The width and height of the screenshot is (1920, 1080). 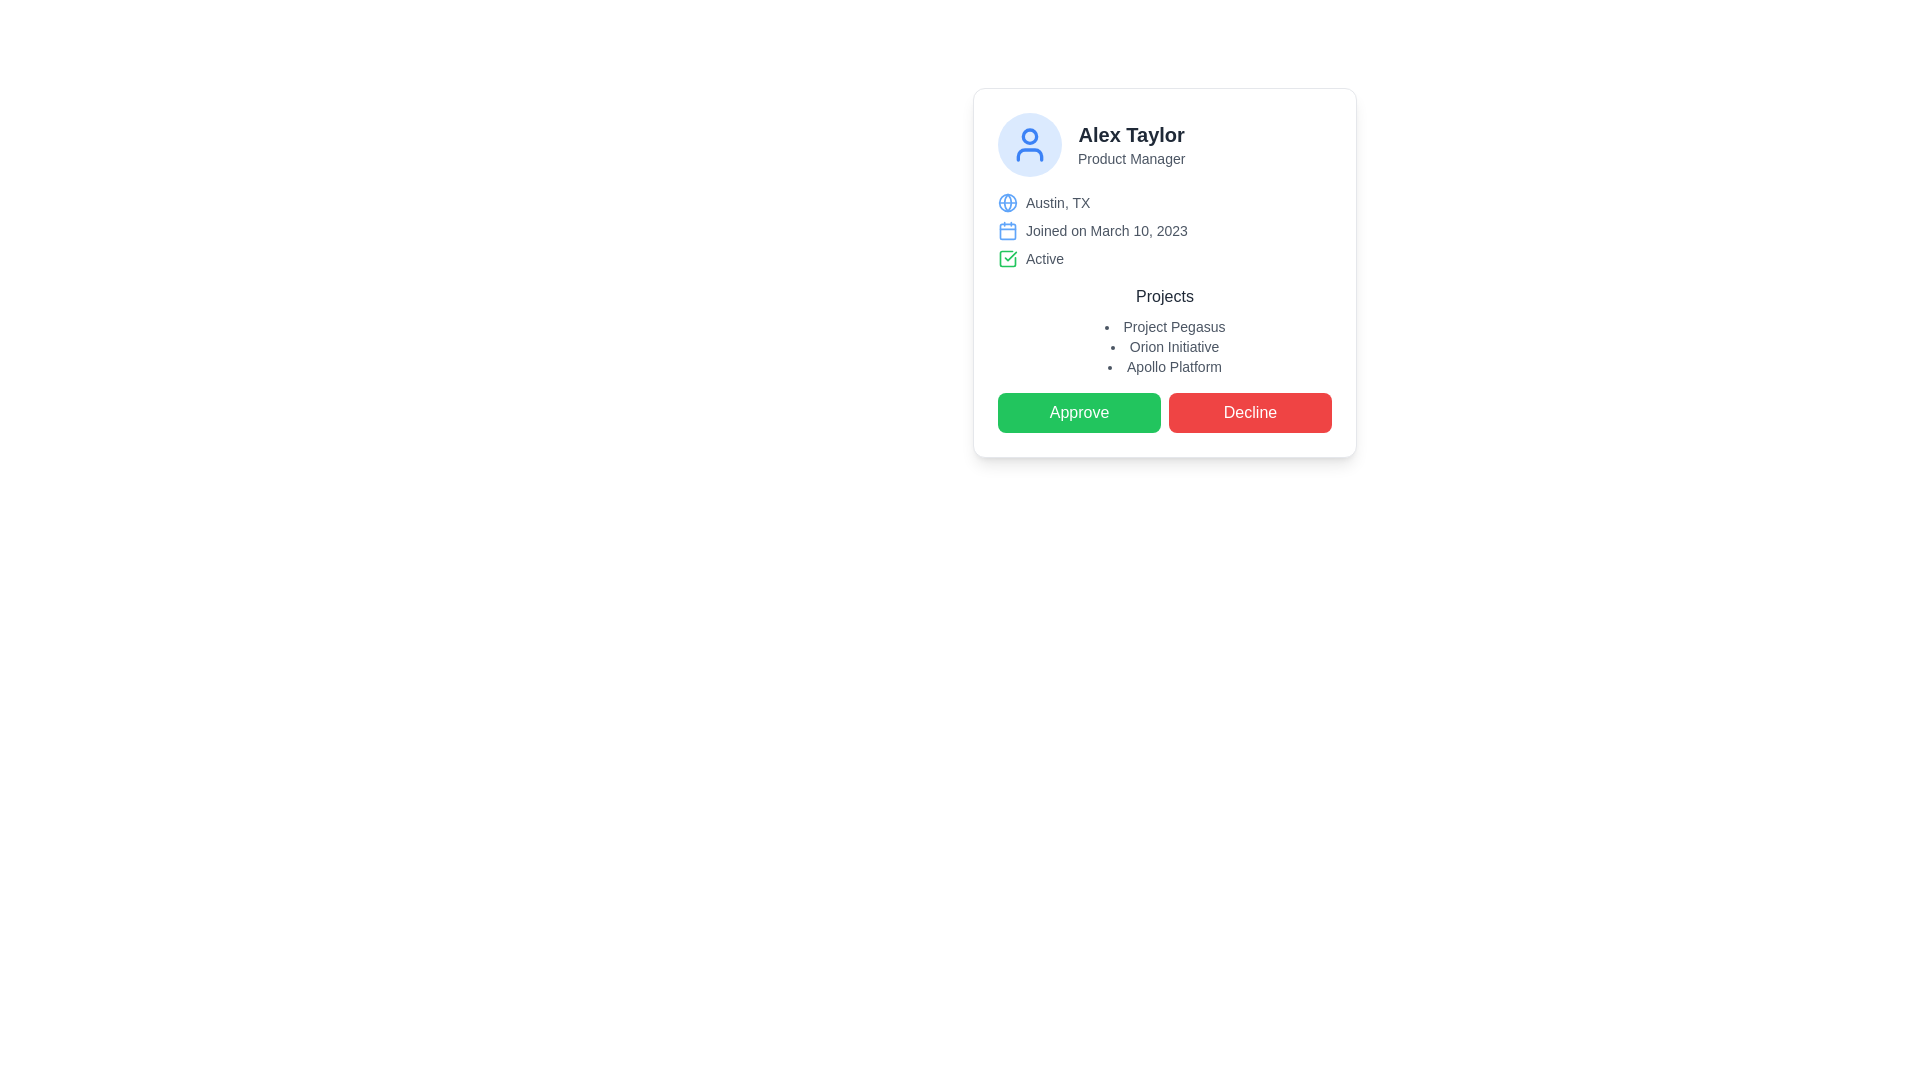 What do you see at coordinates (1008, 230) in the screenshot?
I see `the main body of the calendar icon located to the left of the text 'Joined on March 10, 2023' in the profile card` at bounding box center [1008, 230].